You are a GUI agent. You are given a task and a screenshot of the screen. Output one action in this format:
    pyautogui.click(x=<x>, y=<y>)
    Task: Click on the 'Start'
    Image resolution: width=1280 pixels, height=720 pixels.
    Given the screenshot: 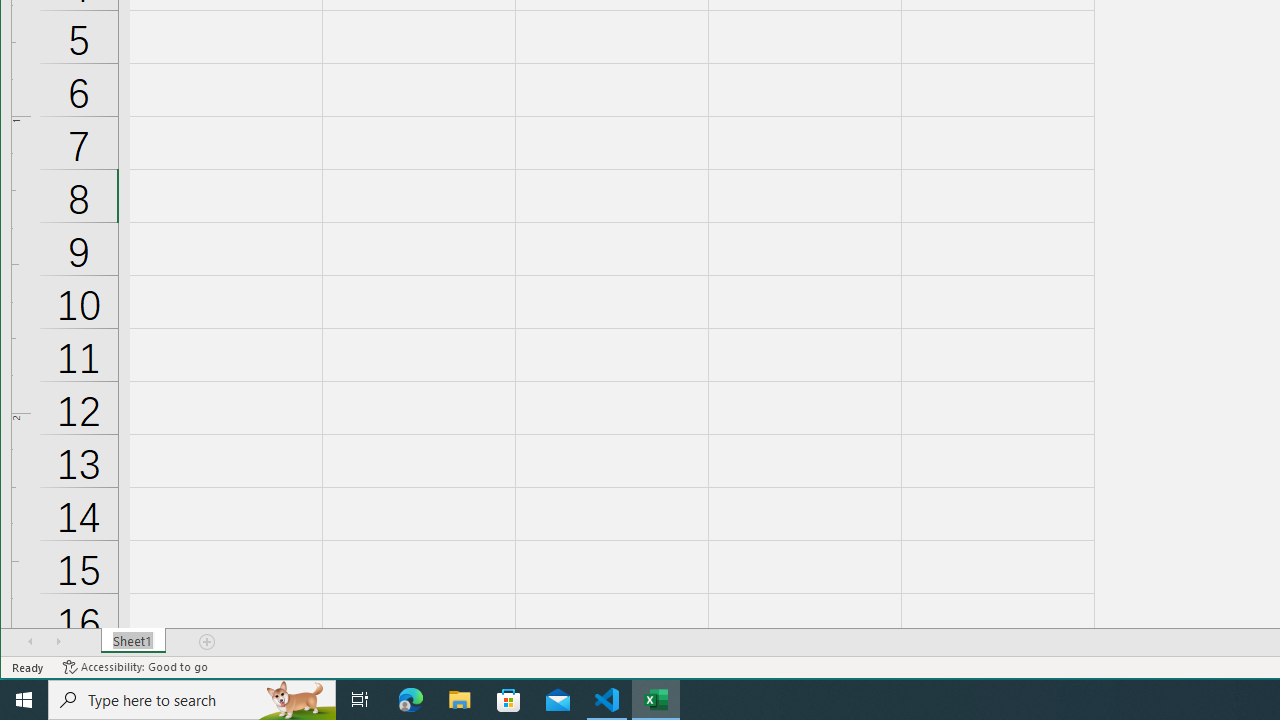 What is the action you would take?
    pyautogui.click(x=24, y=698)
    